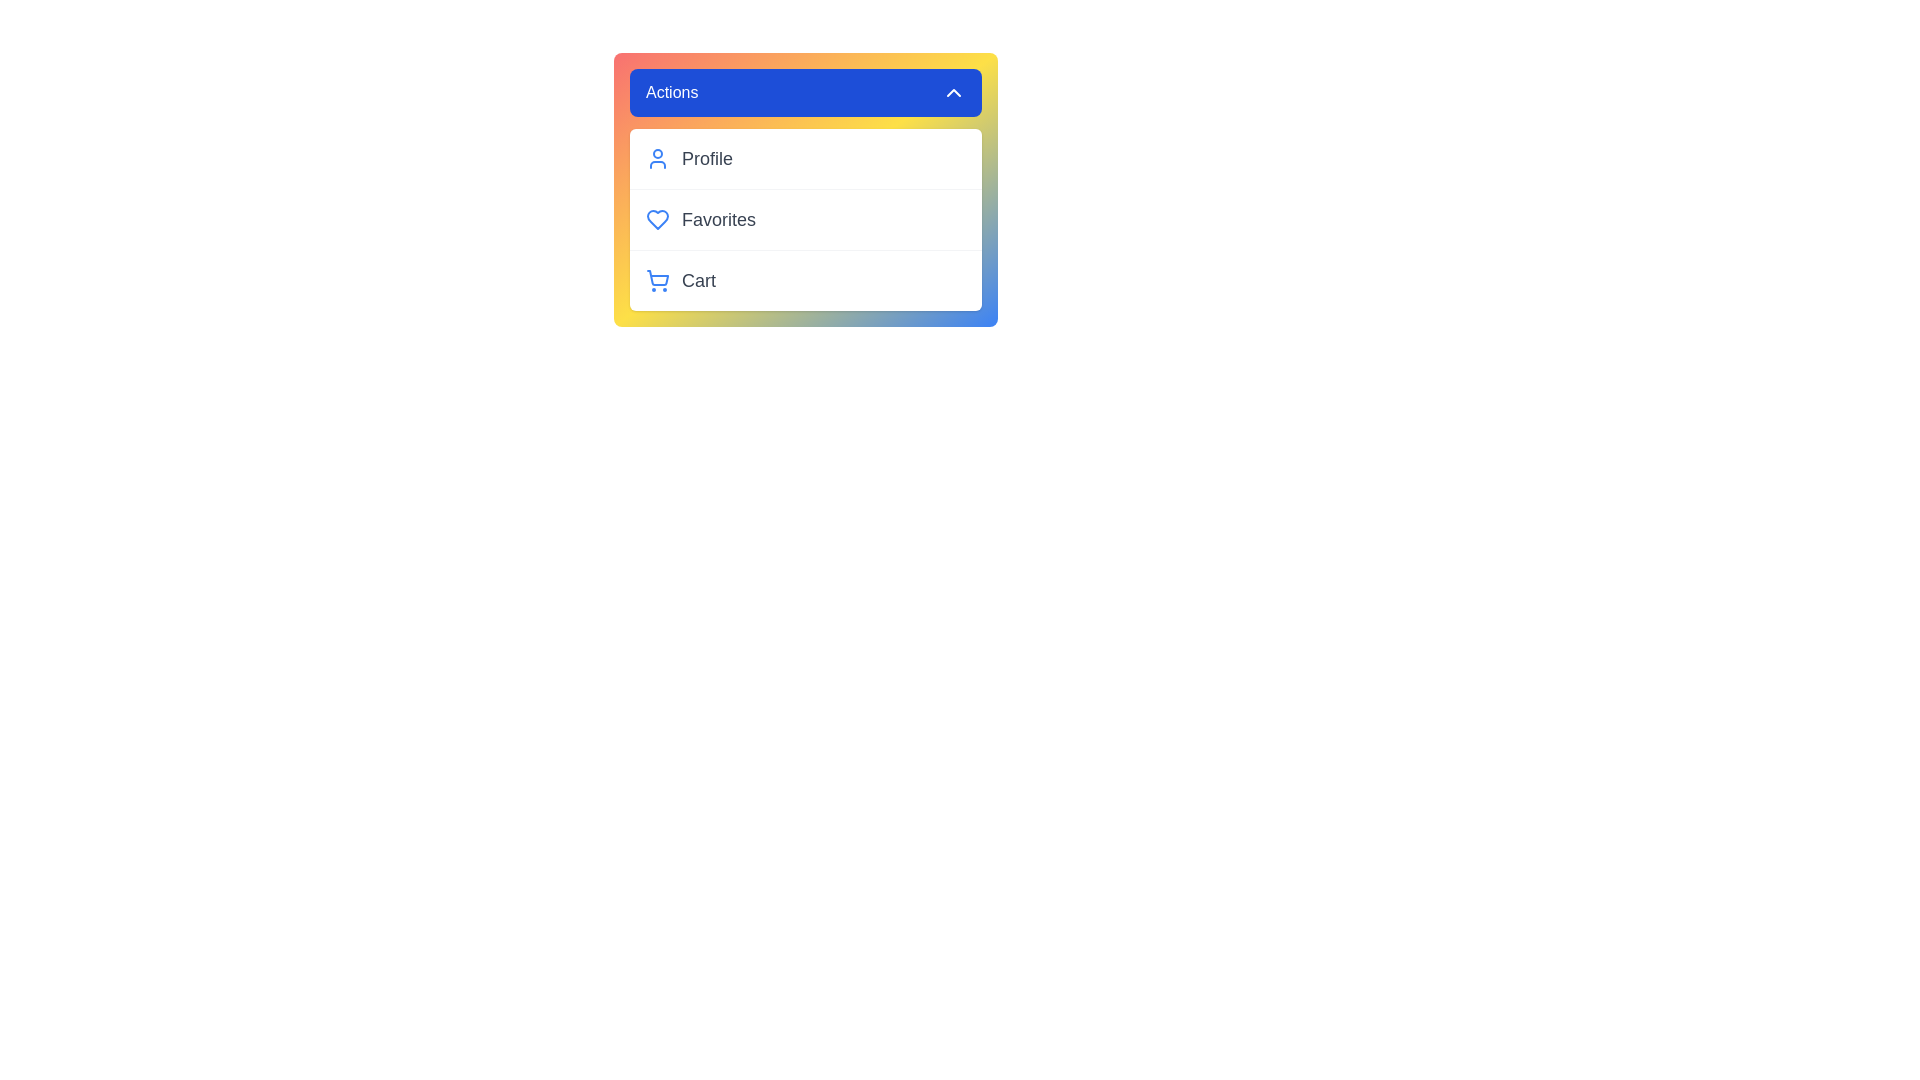 Image resolution: width=1920 pixels, height=1080 pixels. Describe the element at coordinates (806, 280) in the screenshot. I see `the third item in the dropdown menu that navigates to the cart page, positioned below 'Profile' and 'Favorites'` at that location.